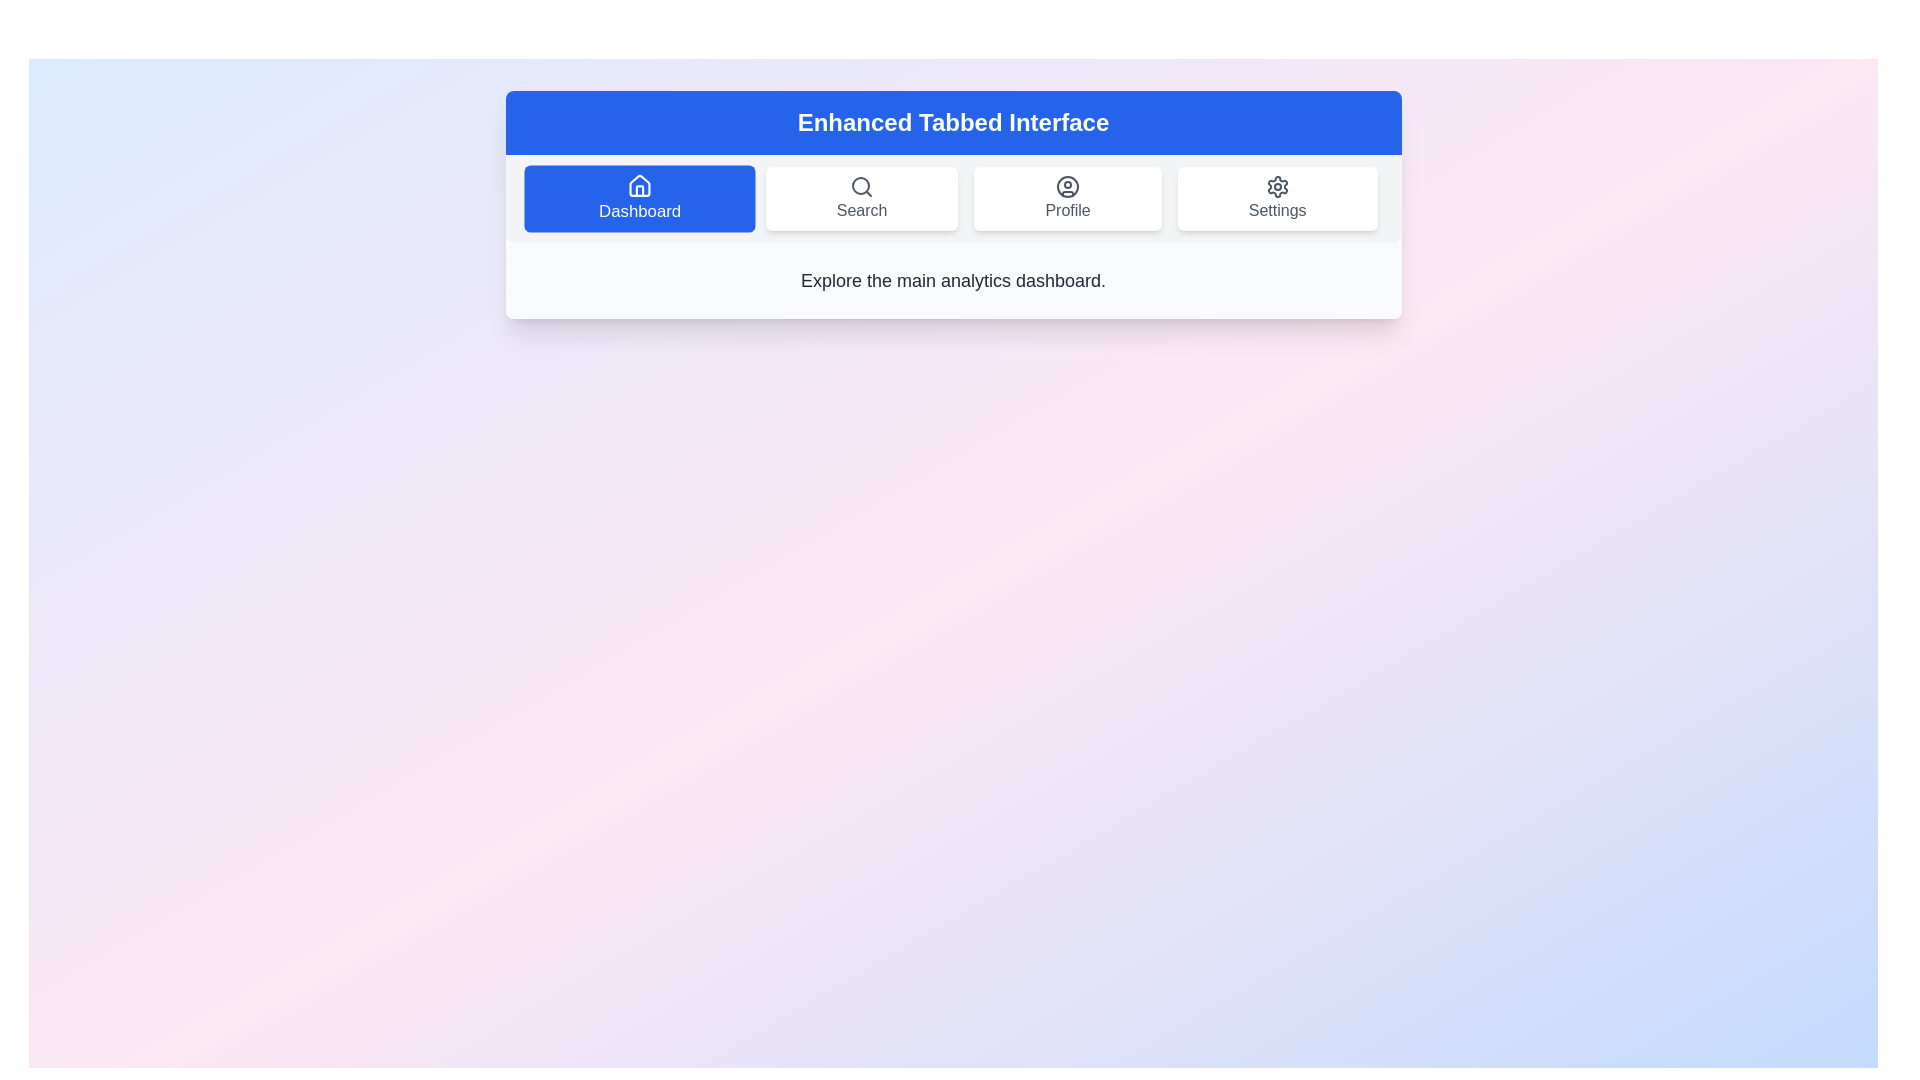 This screenshot has height=1080, width=1920. Describe the element at coordinates (638, 186) in the screenshot. I see `the 'Dashboard' icon in the navigation bar, which is the first icon on the left and indicates the current active tab for navigation` at that location.